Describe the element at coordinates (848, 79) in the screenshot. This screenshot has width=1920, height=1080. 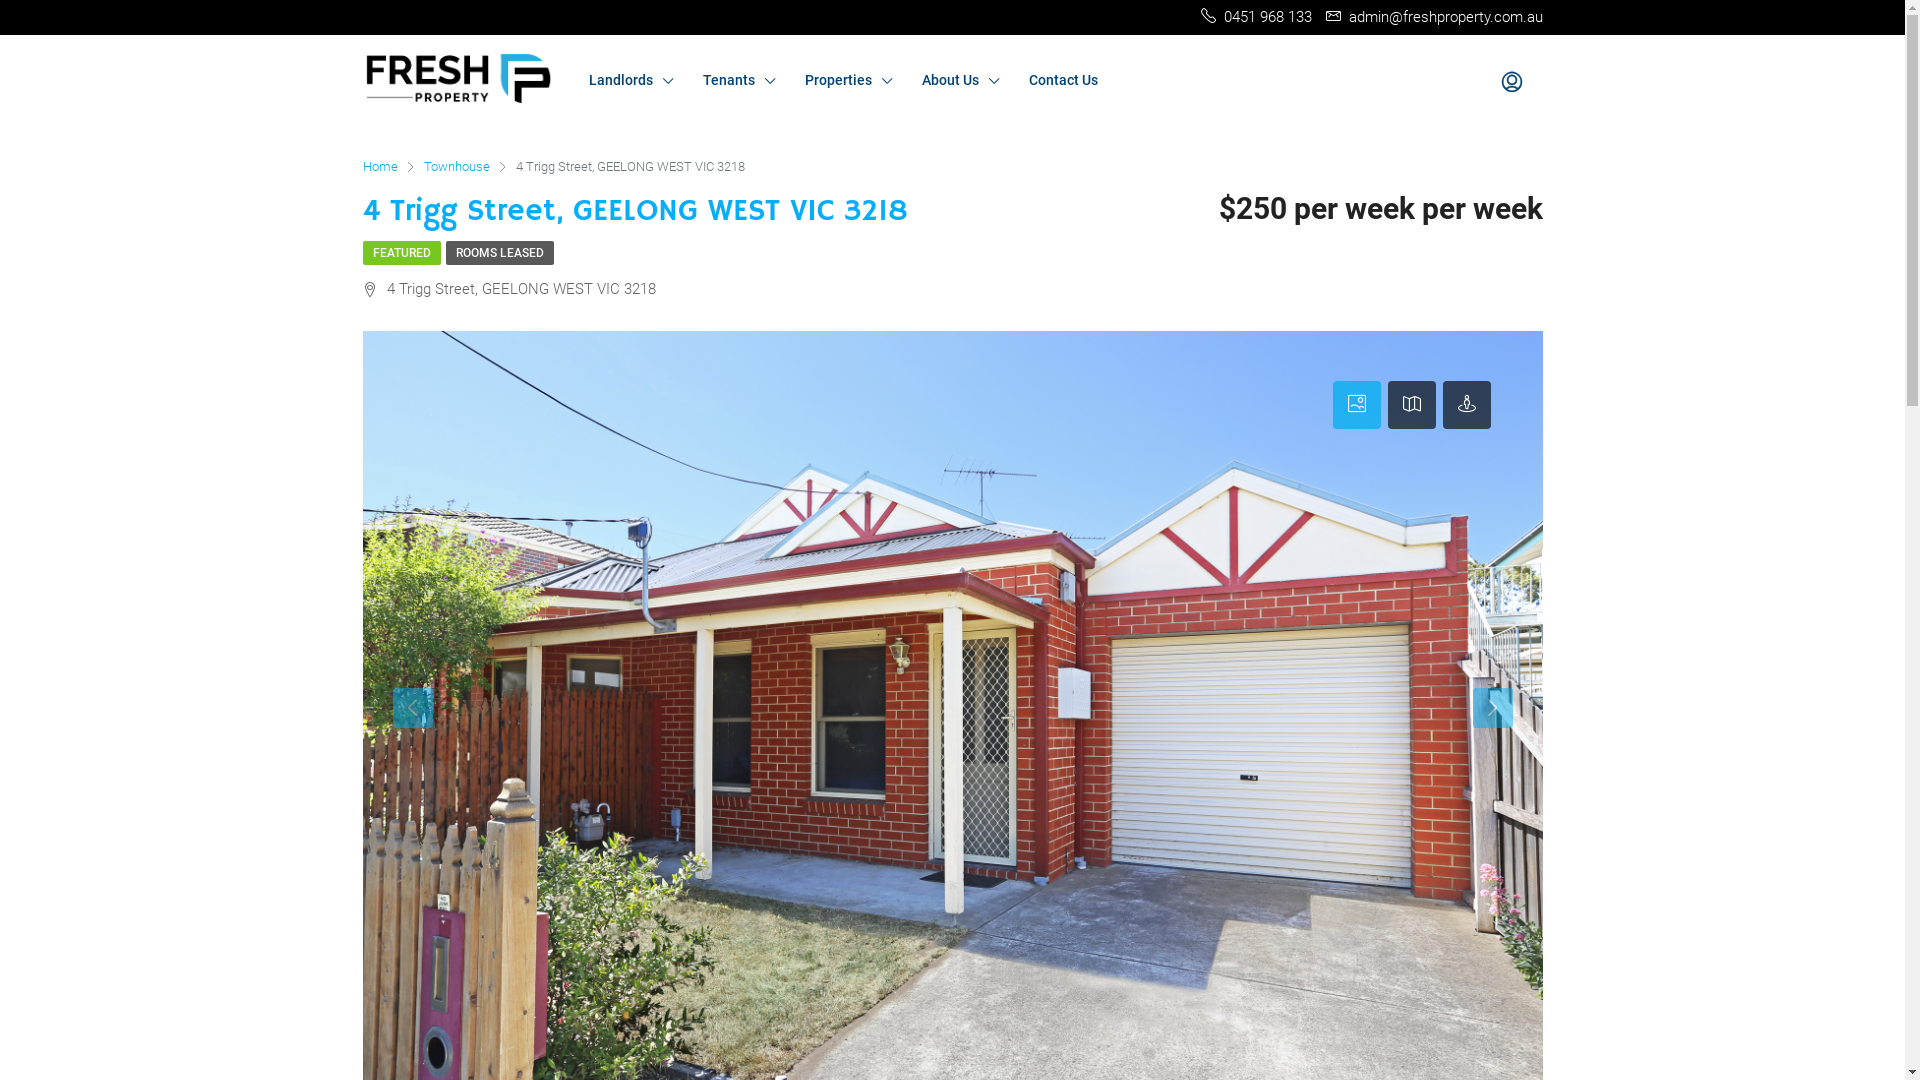
I see `'Properties'` at that location.